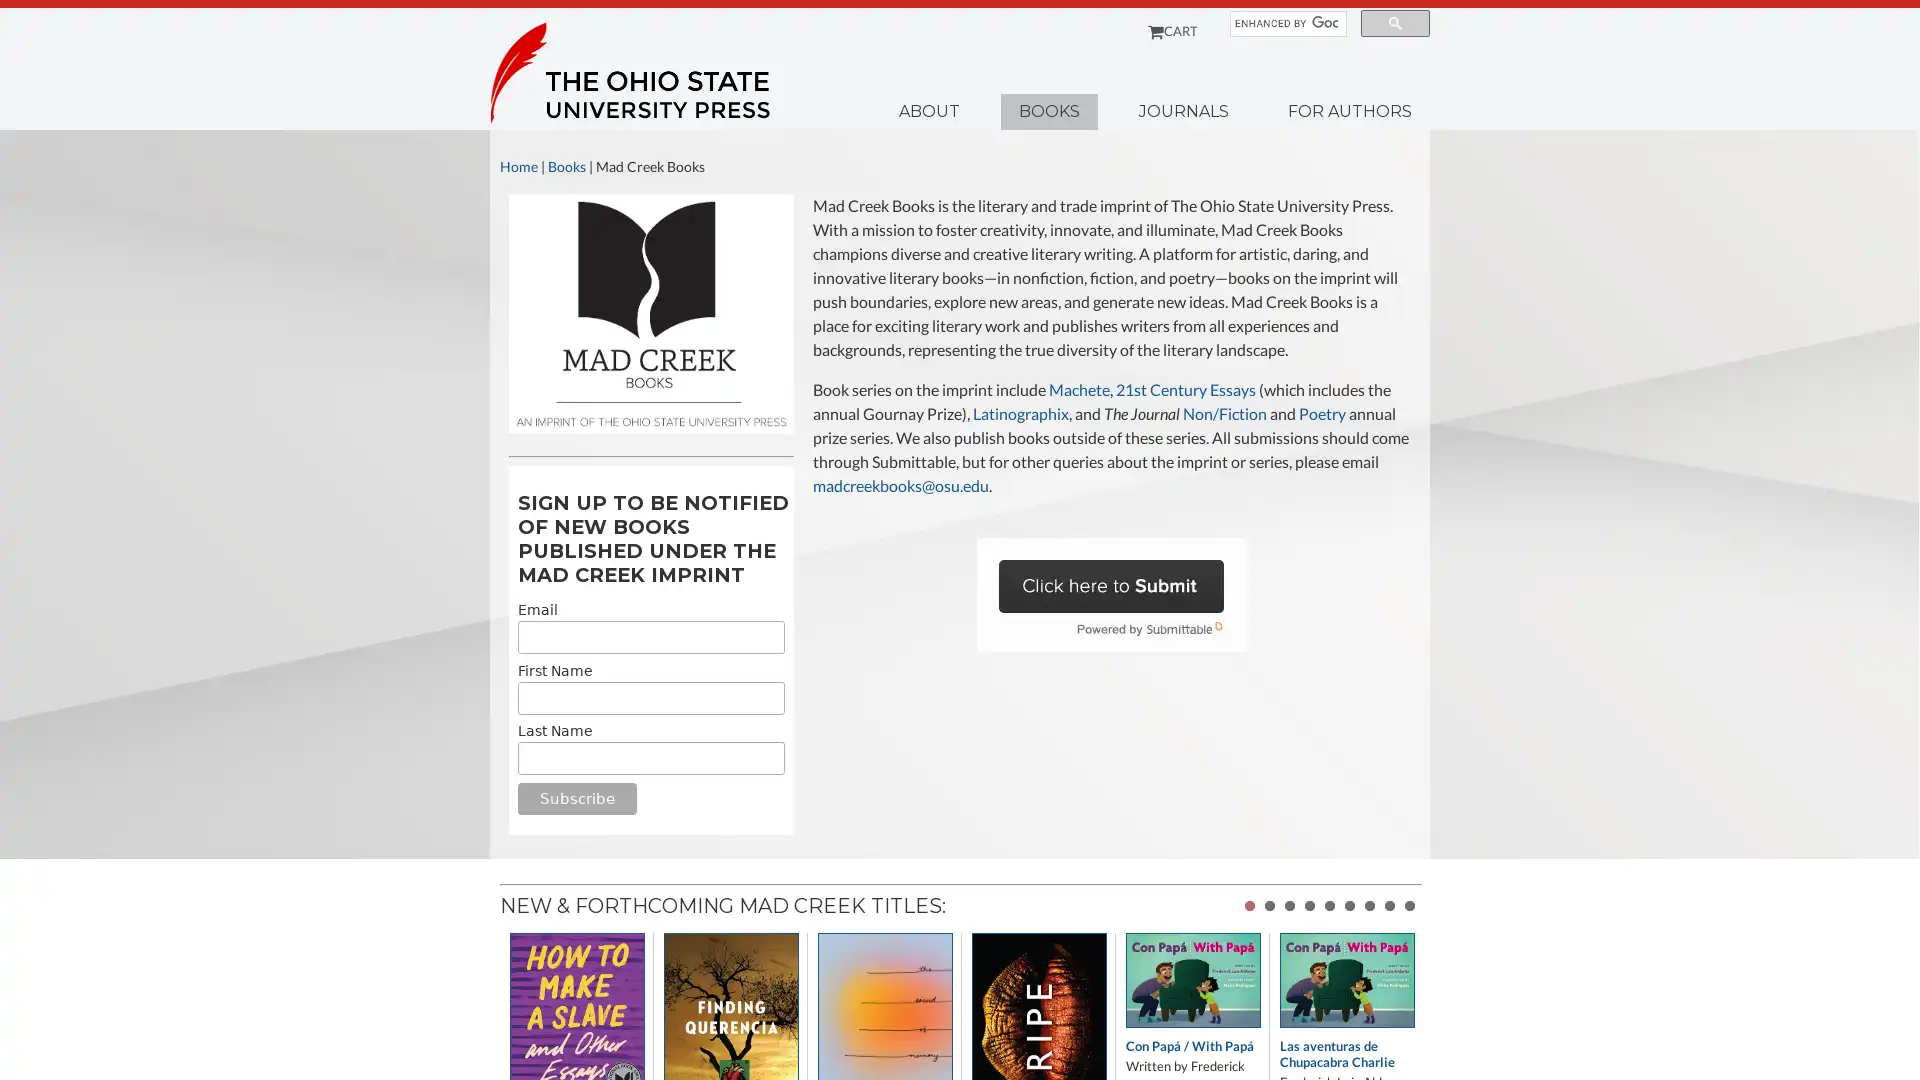 The image size is (1920, 1080). What do you see at coordinates (1310, 906) in the screenshot?
I see `4` at bounding box center [1310, 906].